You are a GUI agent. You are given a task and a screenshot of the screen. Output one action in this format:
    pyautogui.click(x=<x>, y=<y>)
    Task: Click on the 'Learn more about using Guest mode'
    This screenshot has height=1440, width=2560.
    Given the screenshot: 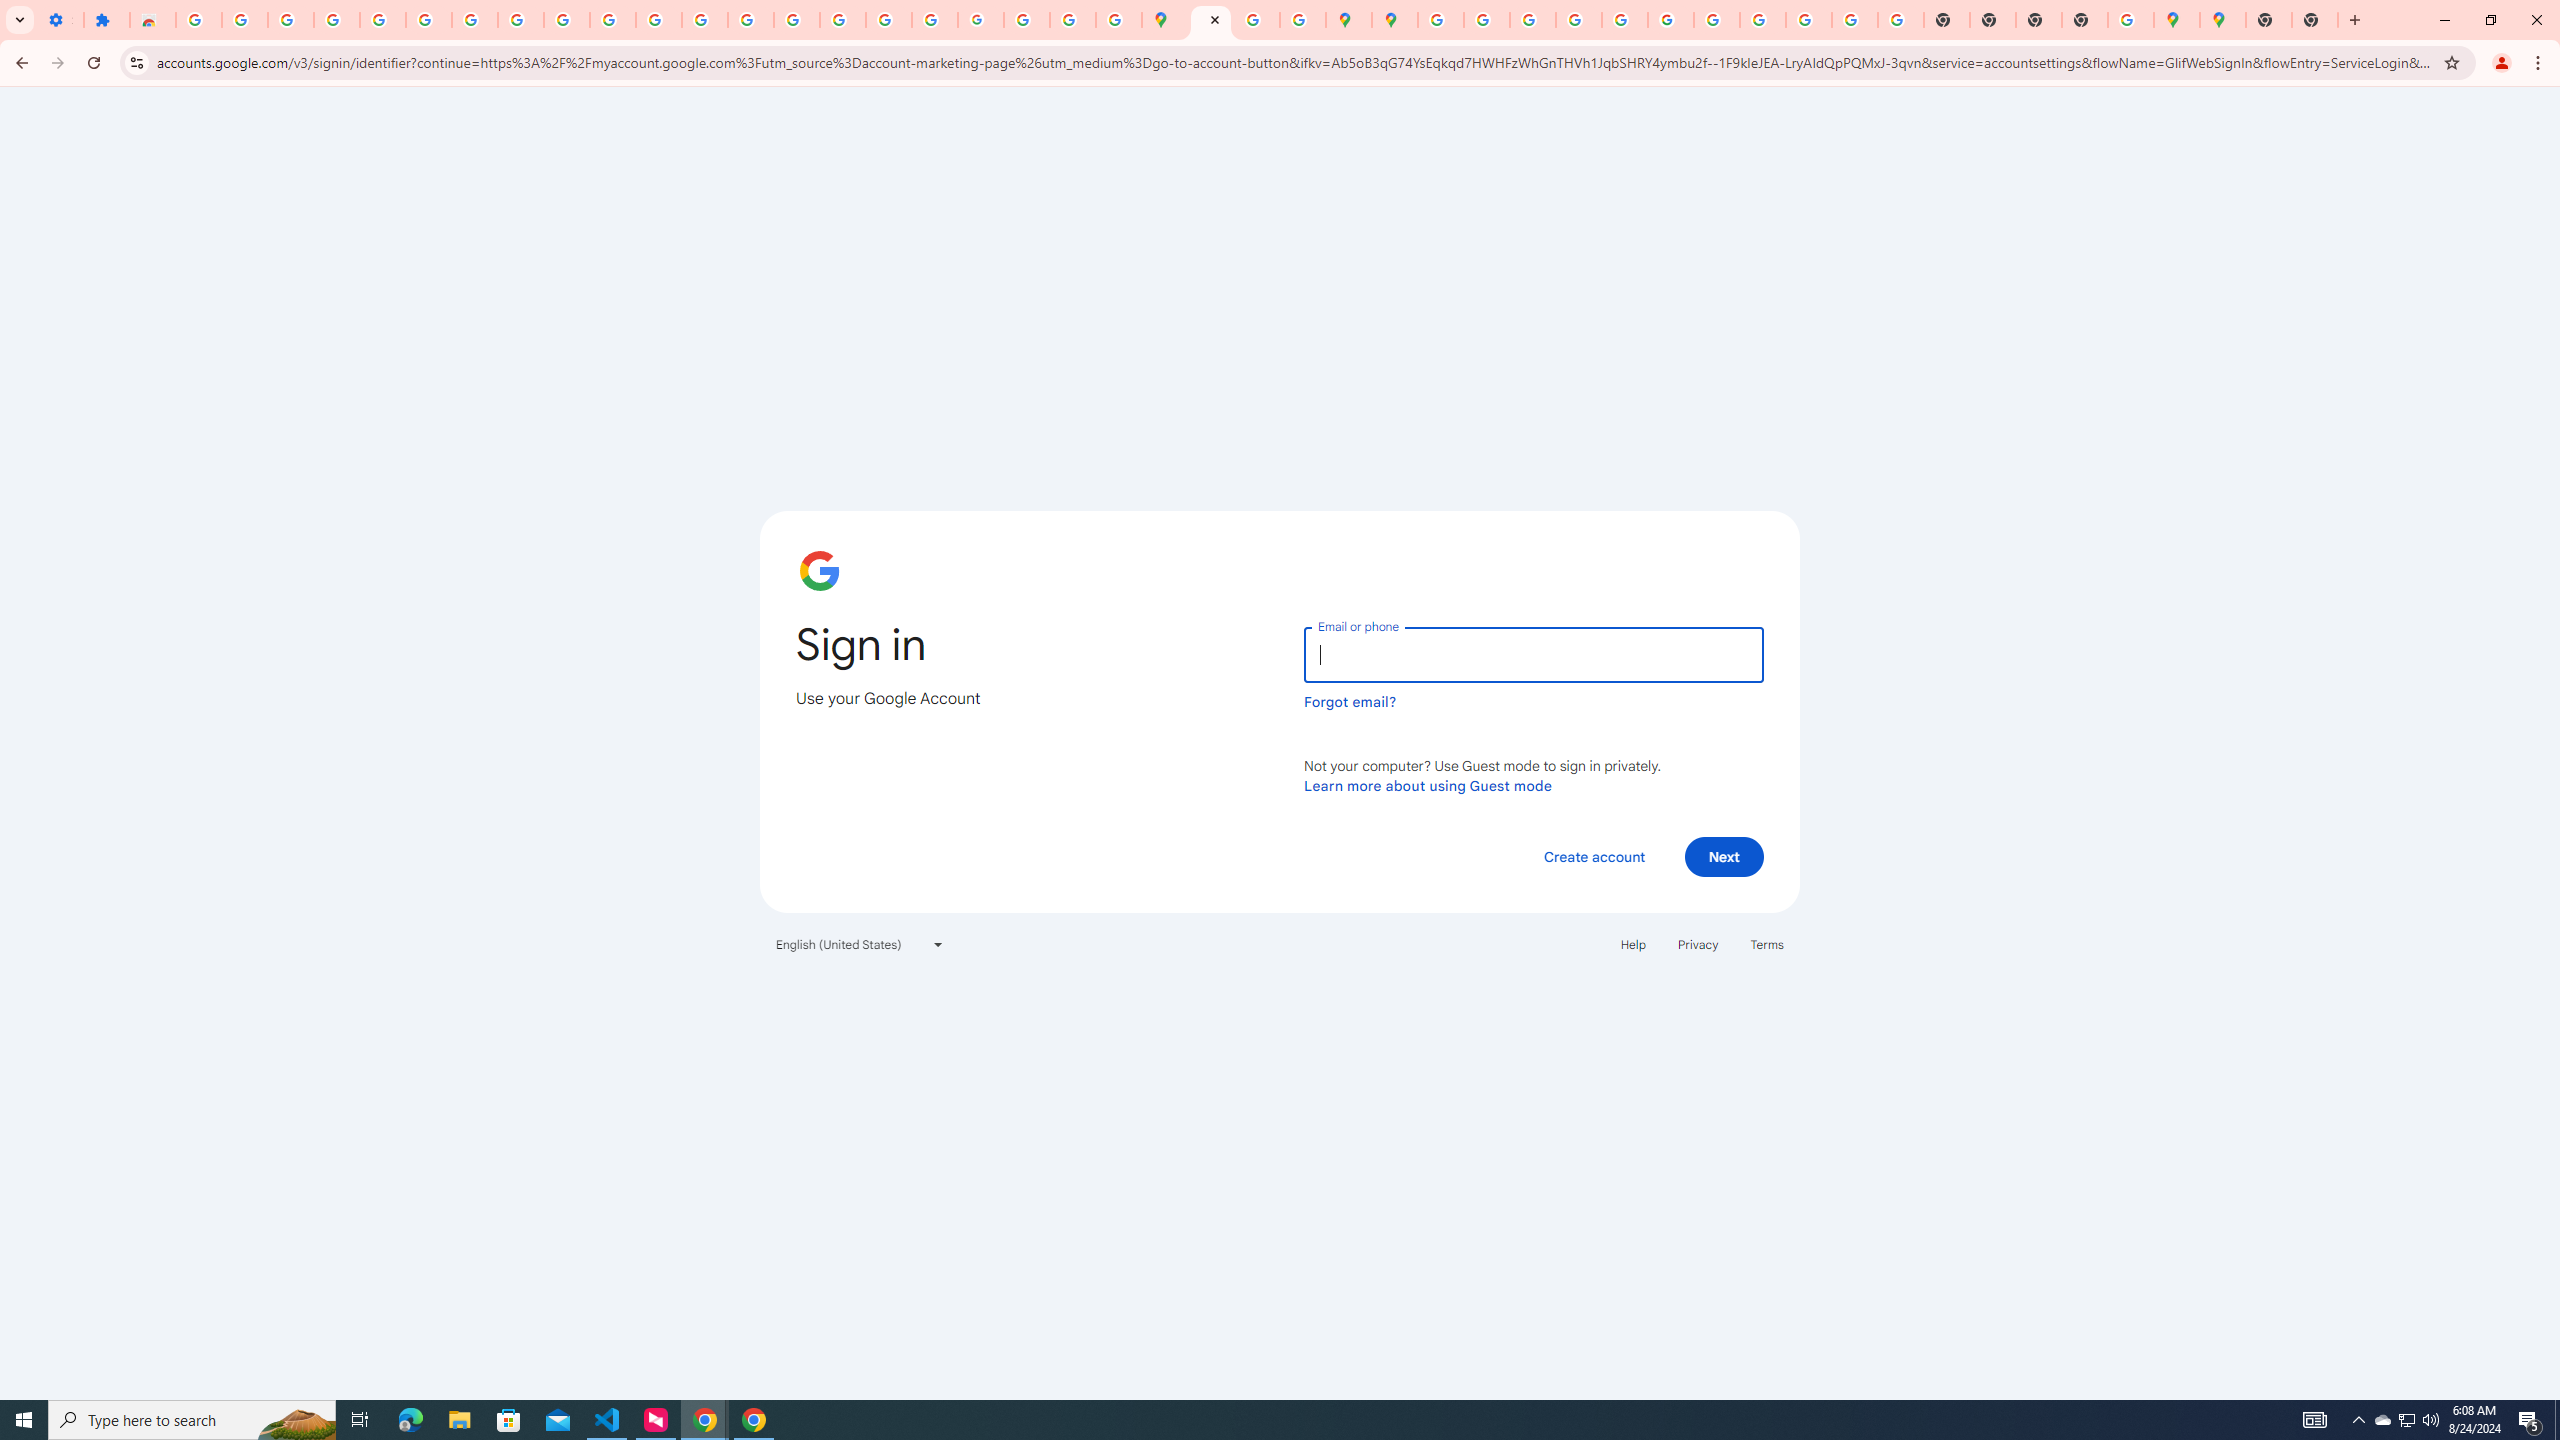 What is the action you would take?
    pyautogui.click(x=1427, y=785)
    